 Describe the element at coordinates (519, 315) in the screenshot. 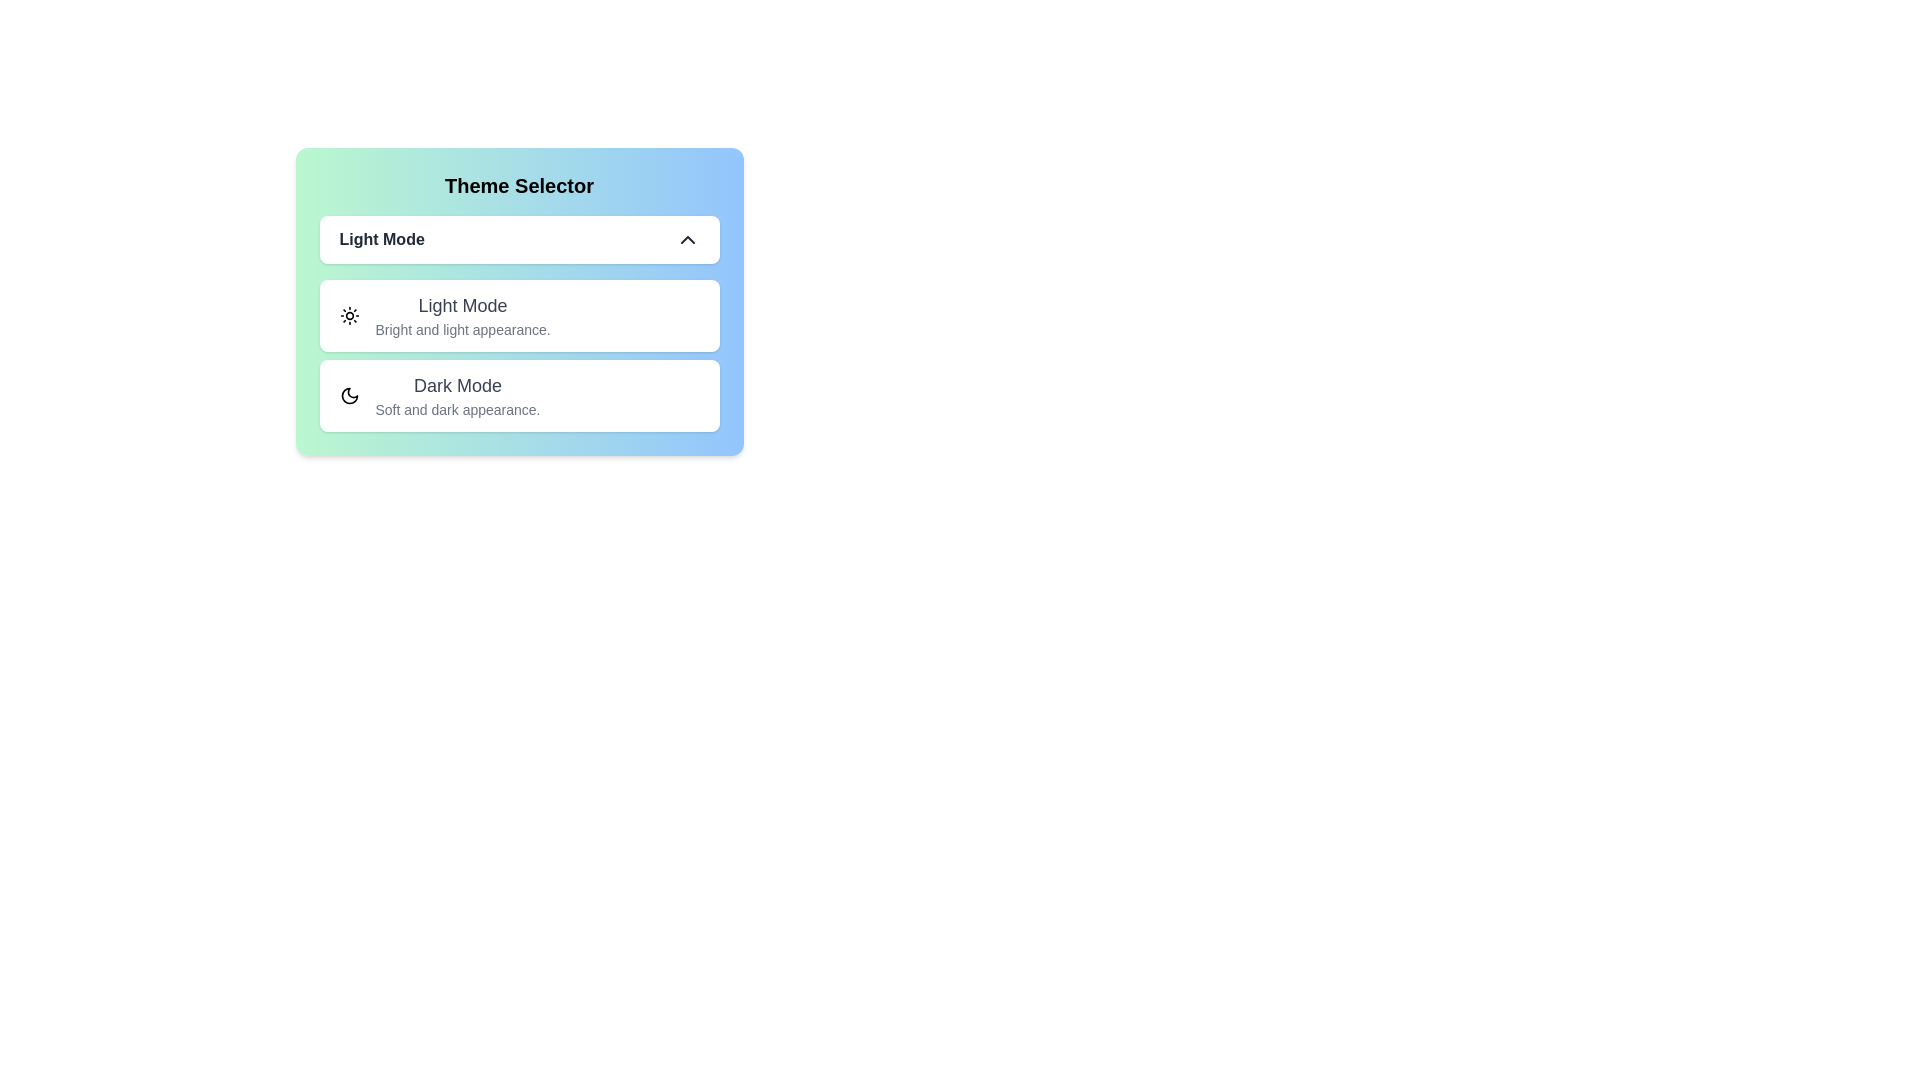

I see `the theme Light Mode by clicking on its respective option in the list` at that location.